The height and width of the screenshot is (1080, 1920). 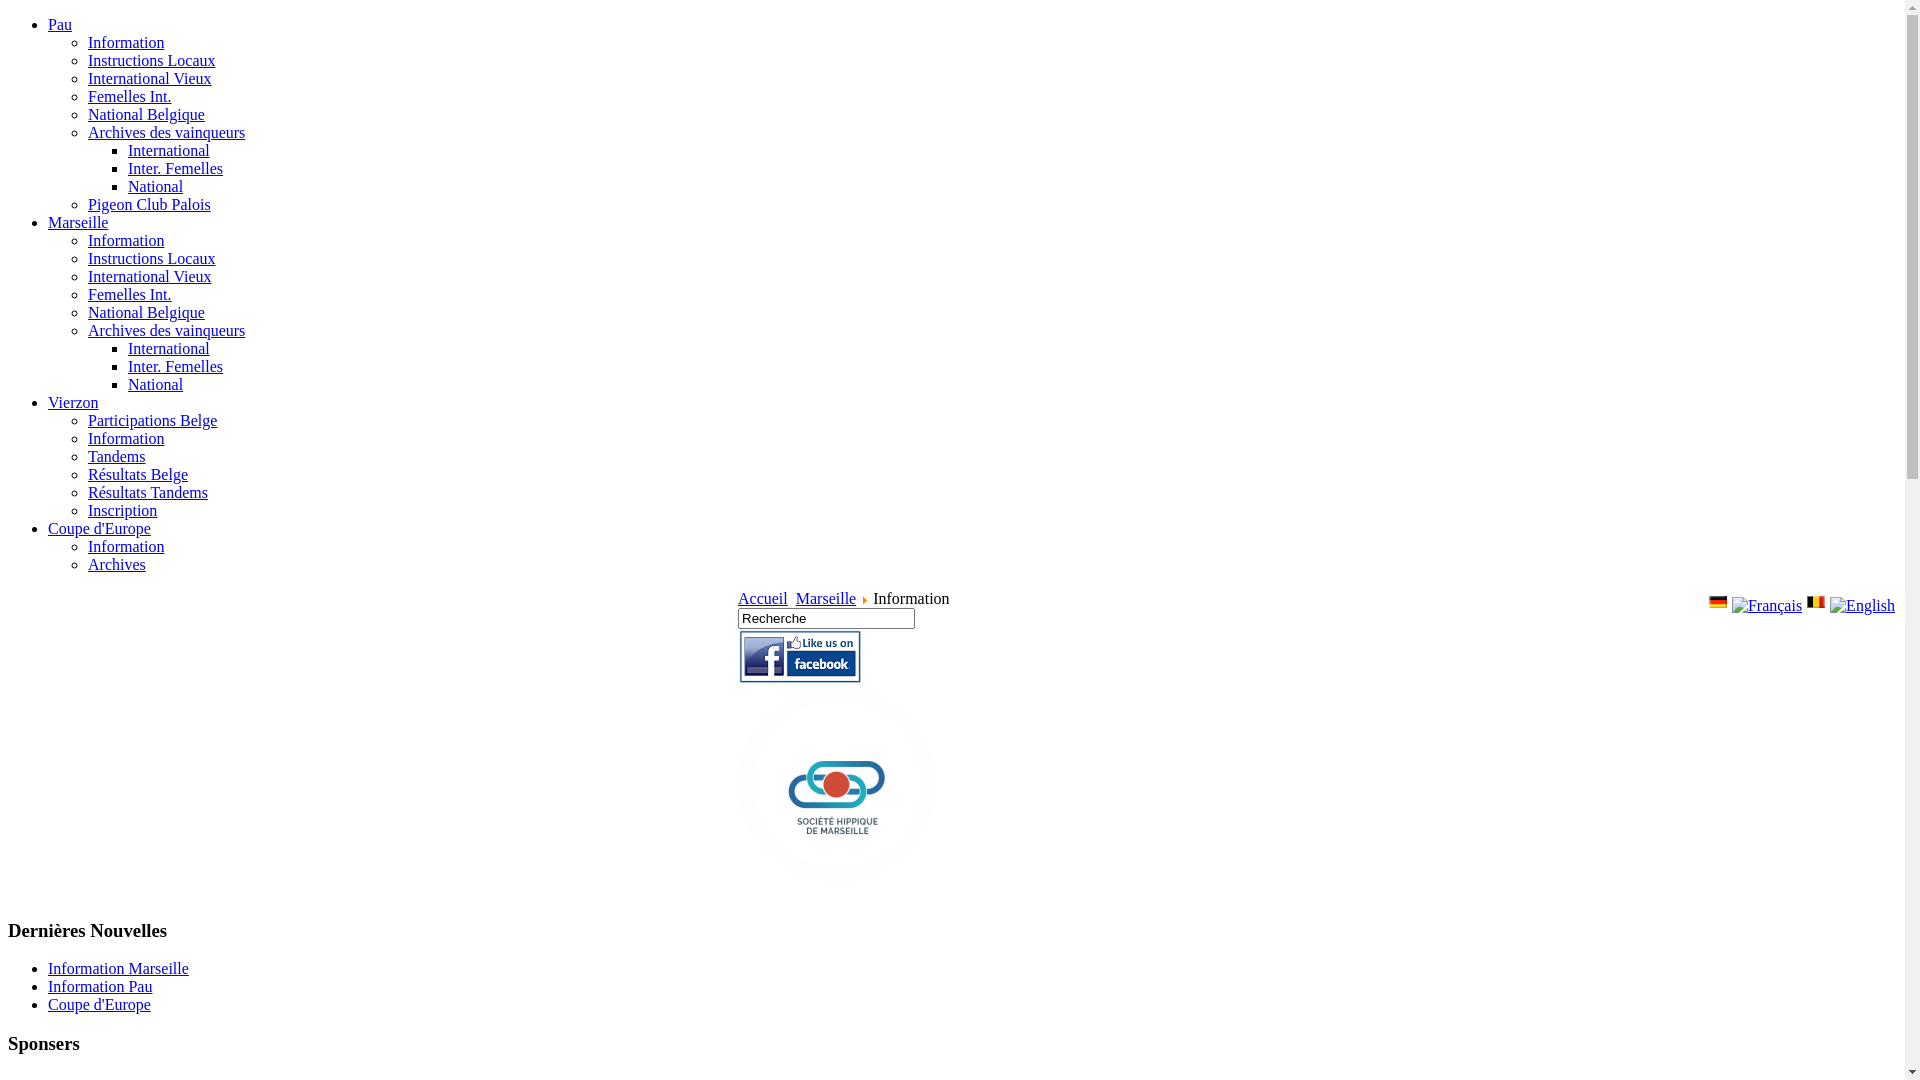 What do you see at coordinates (148, 77) in the screenshot?
I see `'International Vieux'` at bounding box center [148, 77].